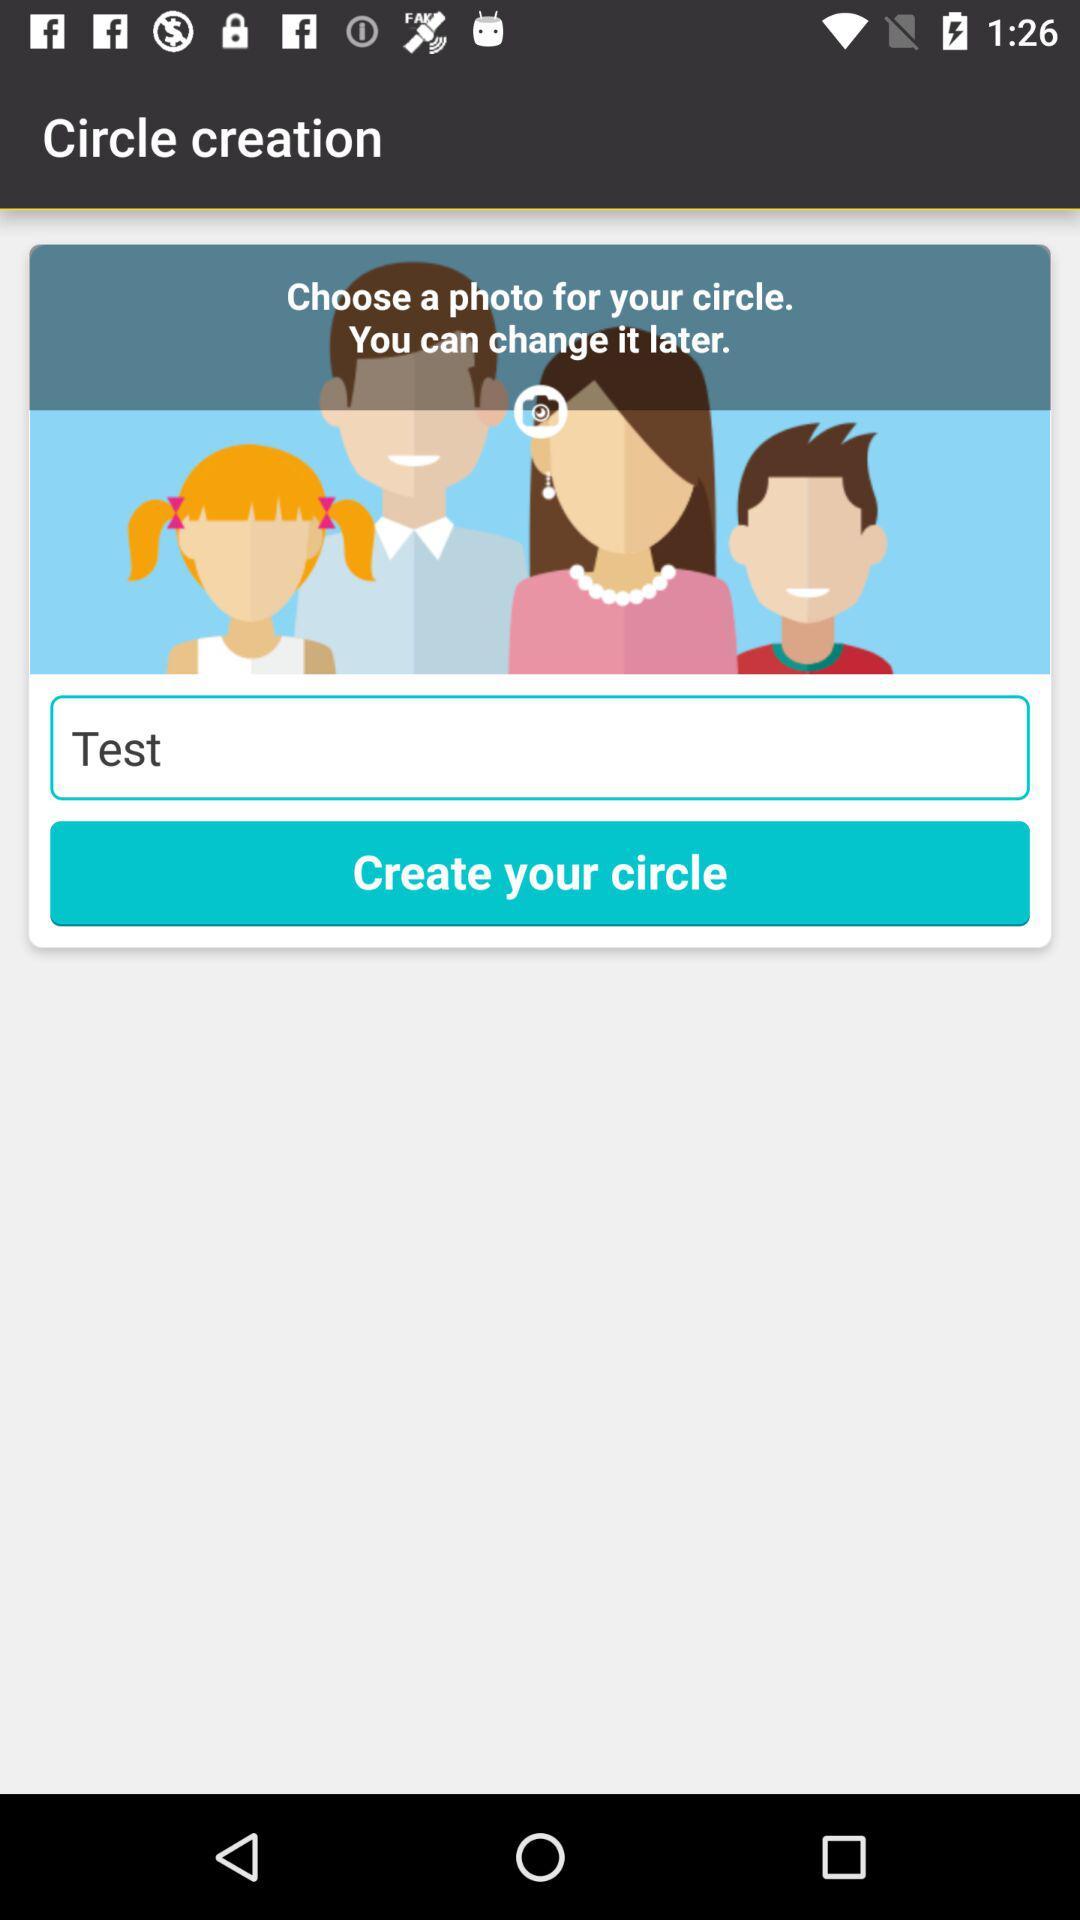 The width and height of the screenshot is (1080, 1920). What do you see at coordinates (540, 746) in the screenshot?
I see `item above the create your circle item` at bounding box center [540, 746].